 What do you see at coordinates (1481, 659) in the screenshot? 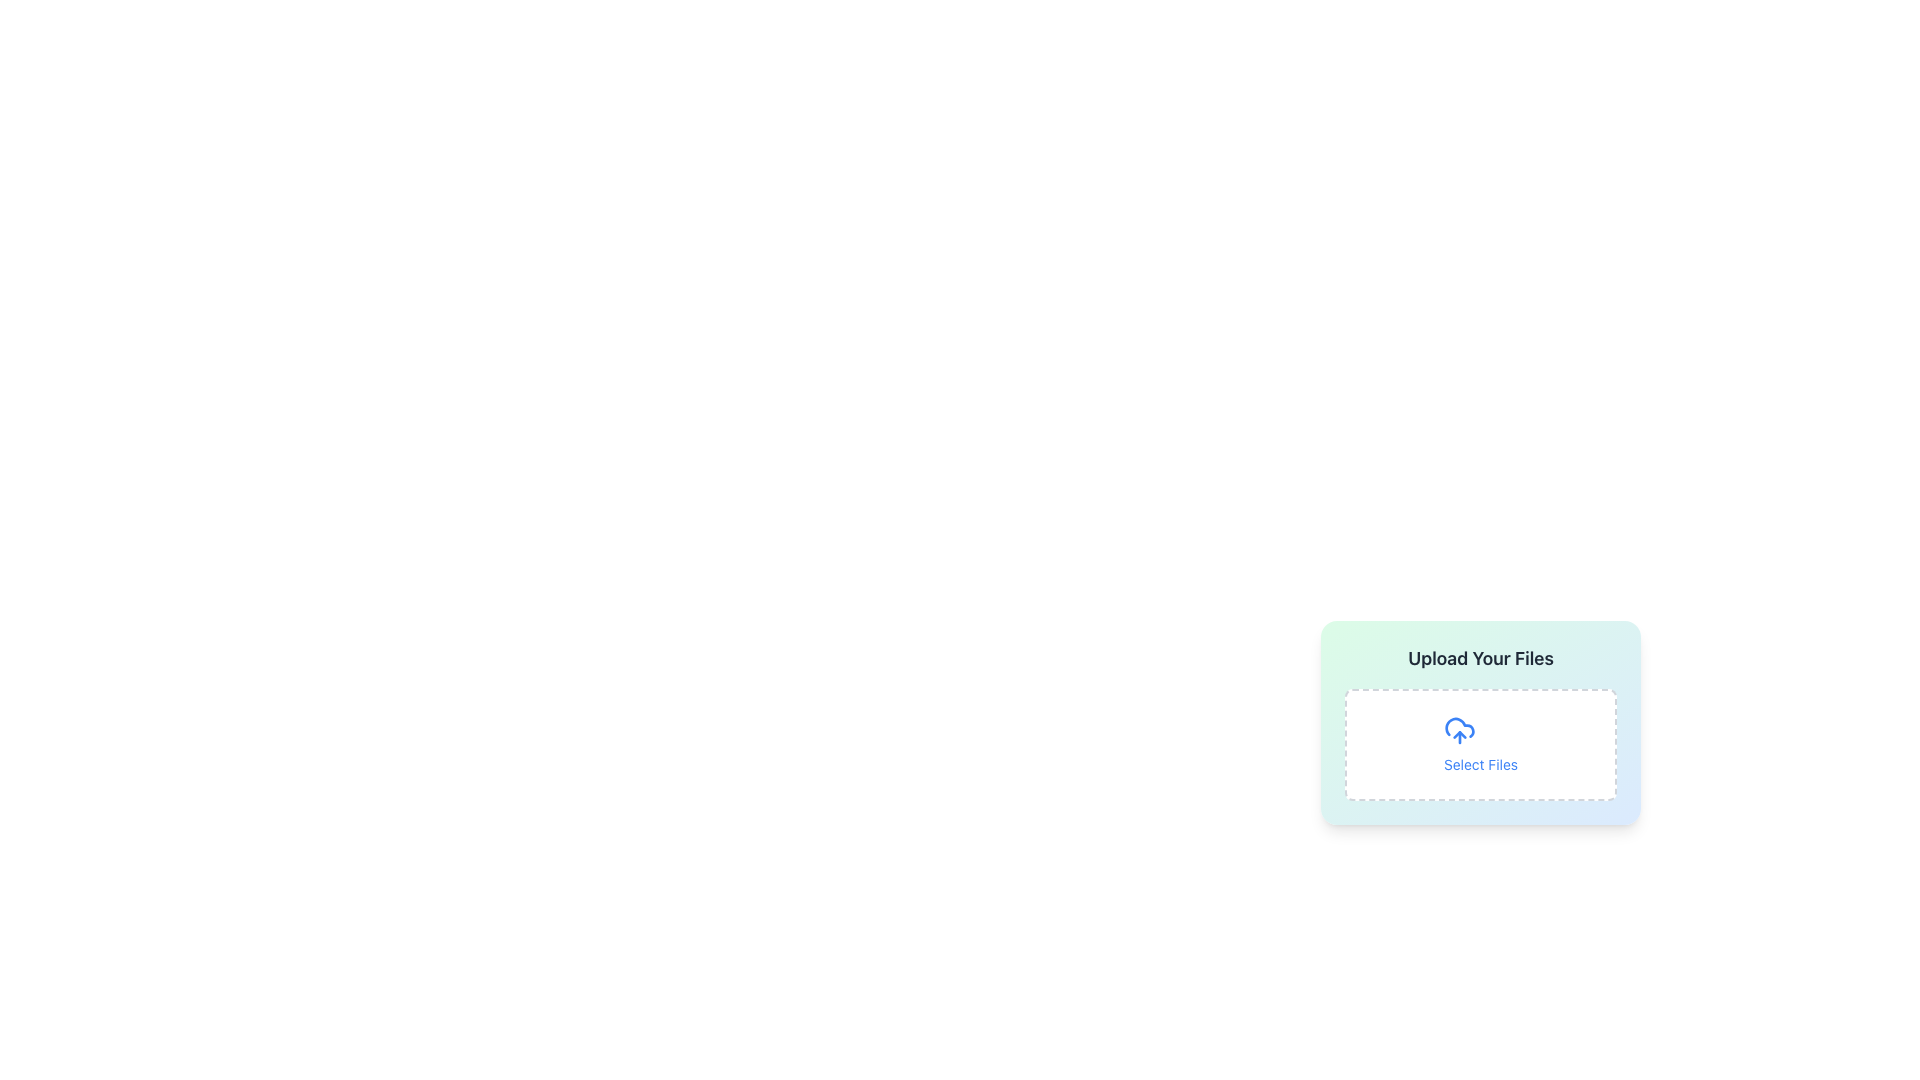
I see `the heading text label 'Upload Your Files' at the top-center of the card, which is styled in bold and dark gray on a gradient background` at bounding box center [1481, 659].